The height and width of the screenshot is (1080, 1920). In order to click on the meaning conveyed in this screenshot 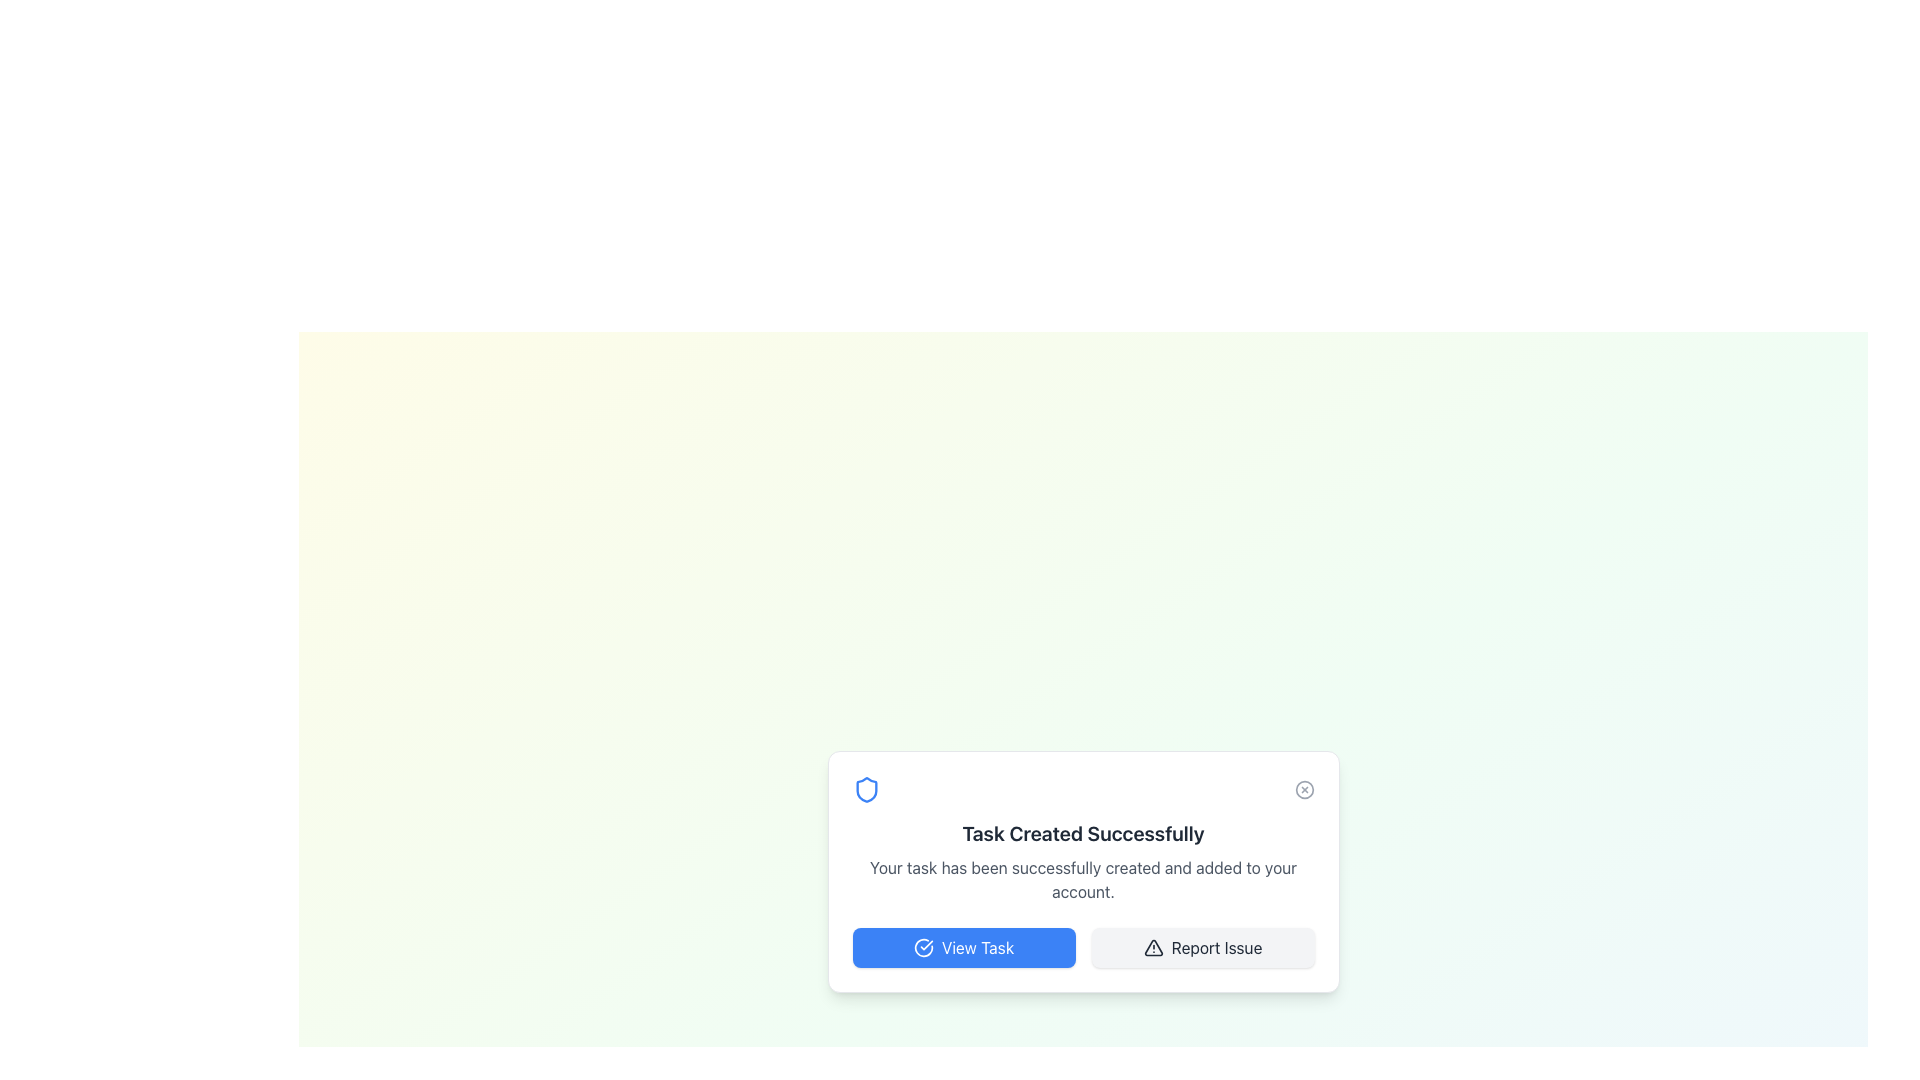, I will do `click(1153, 947)`.